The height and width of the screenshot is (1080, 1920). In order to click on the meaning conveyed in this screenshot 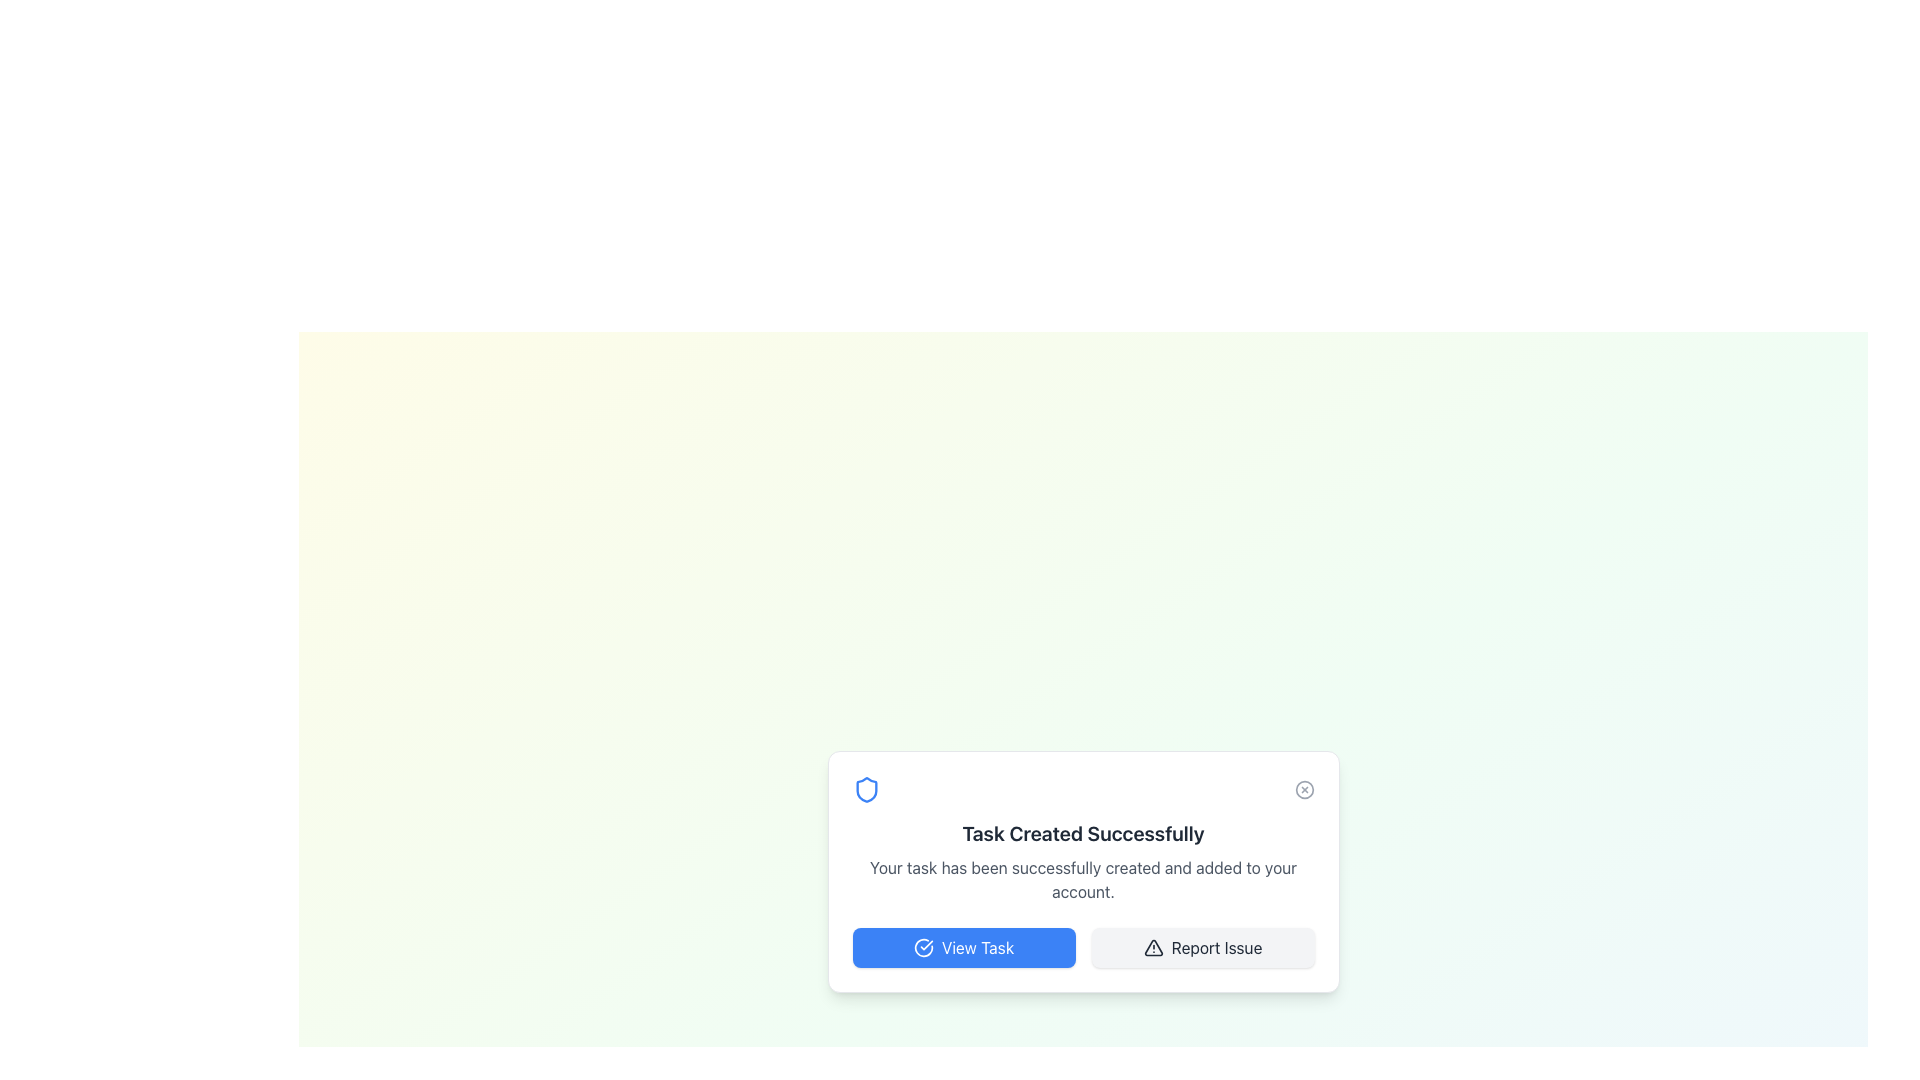, I will do `click(1153, 947)`.